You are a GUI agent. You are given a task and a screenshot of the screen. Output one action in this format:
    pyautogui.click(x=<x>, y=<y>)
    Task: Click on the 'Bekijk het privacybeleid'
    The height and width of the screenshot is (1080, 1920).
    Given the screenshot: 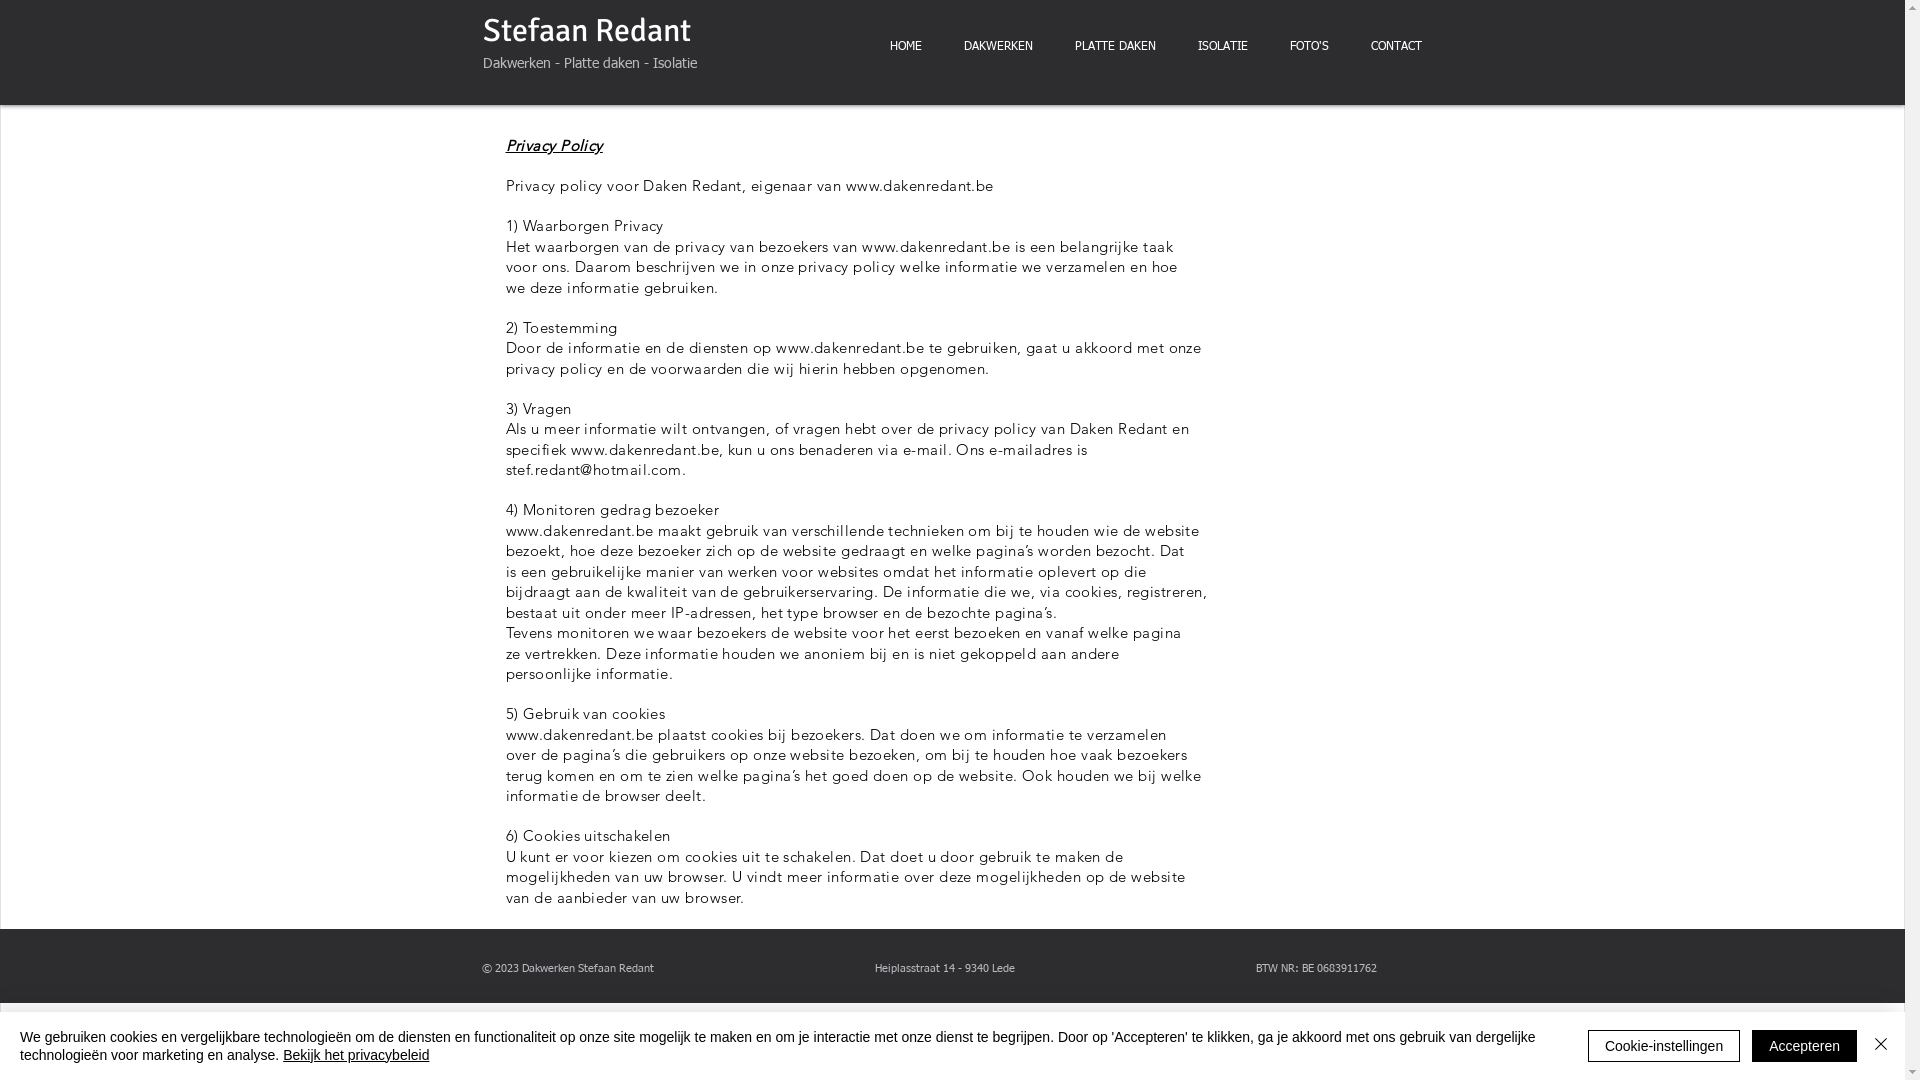 What is the action you would take?
    pyautogui.click(x=355, y=1054)
    